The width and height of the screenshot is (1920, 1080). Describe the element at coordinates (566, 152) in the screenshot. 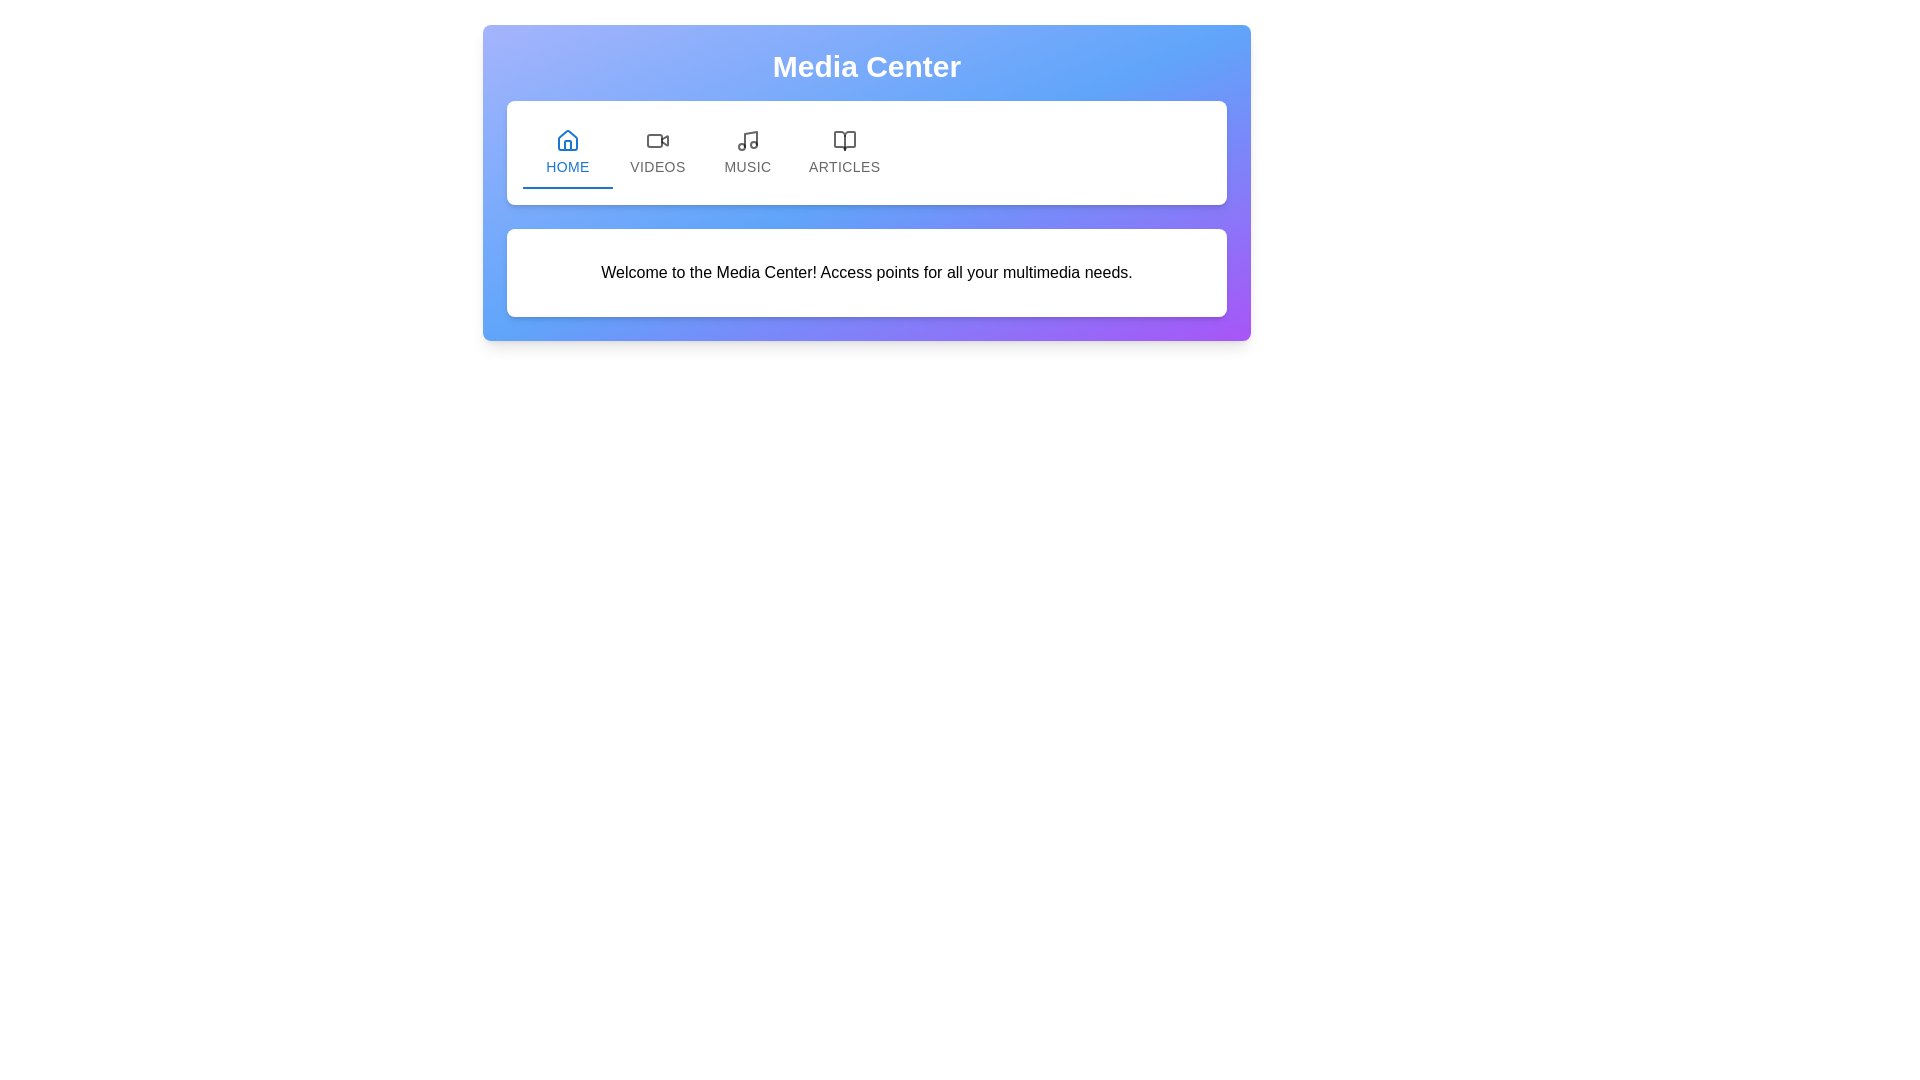

I see `the 'Home' tab button, which features a house icon and is styled with a black text label in uppercase with a blue underline` at that location.